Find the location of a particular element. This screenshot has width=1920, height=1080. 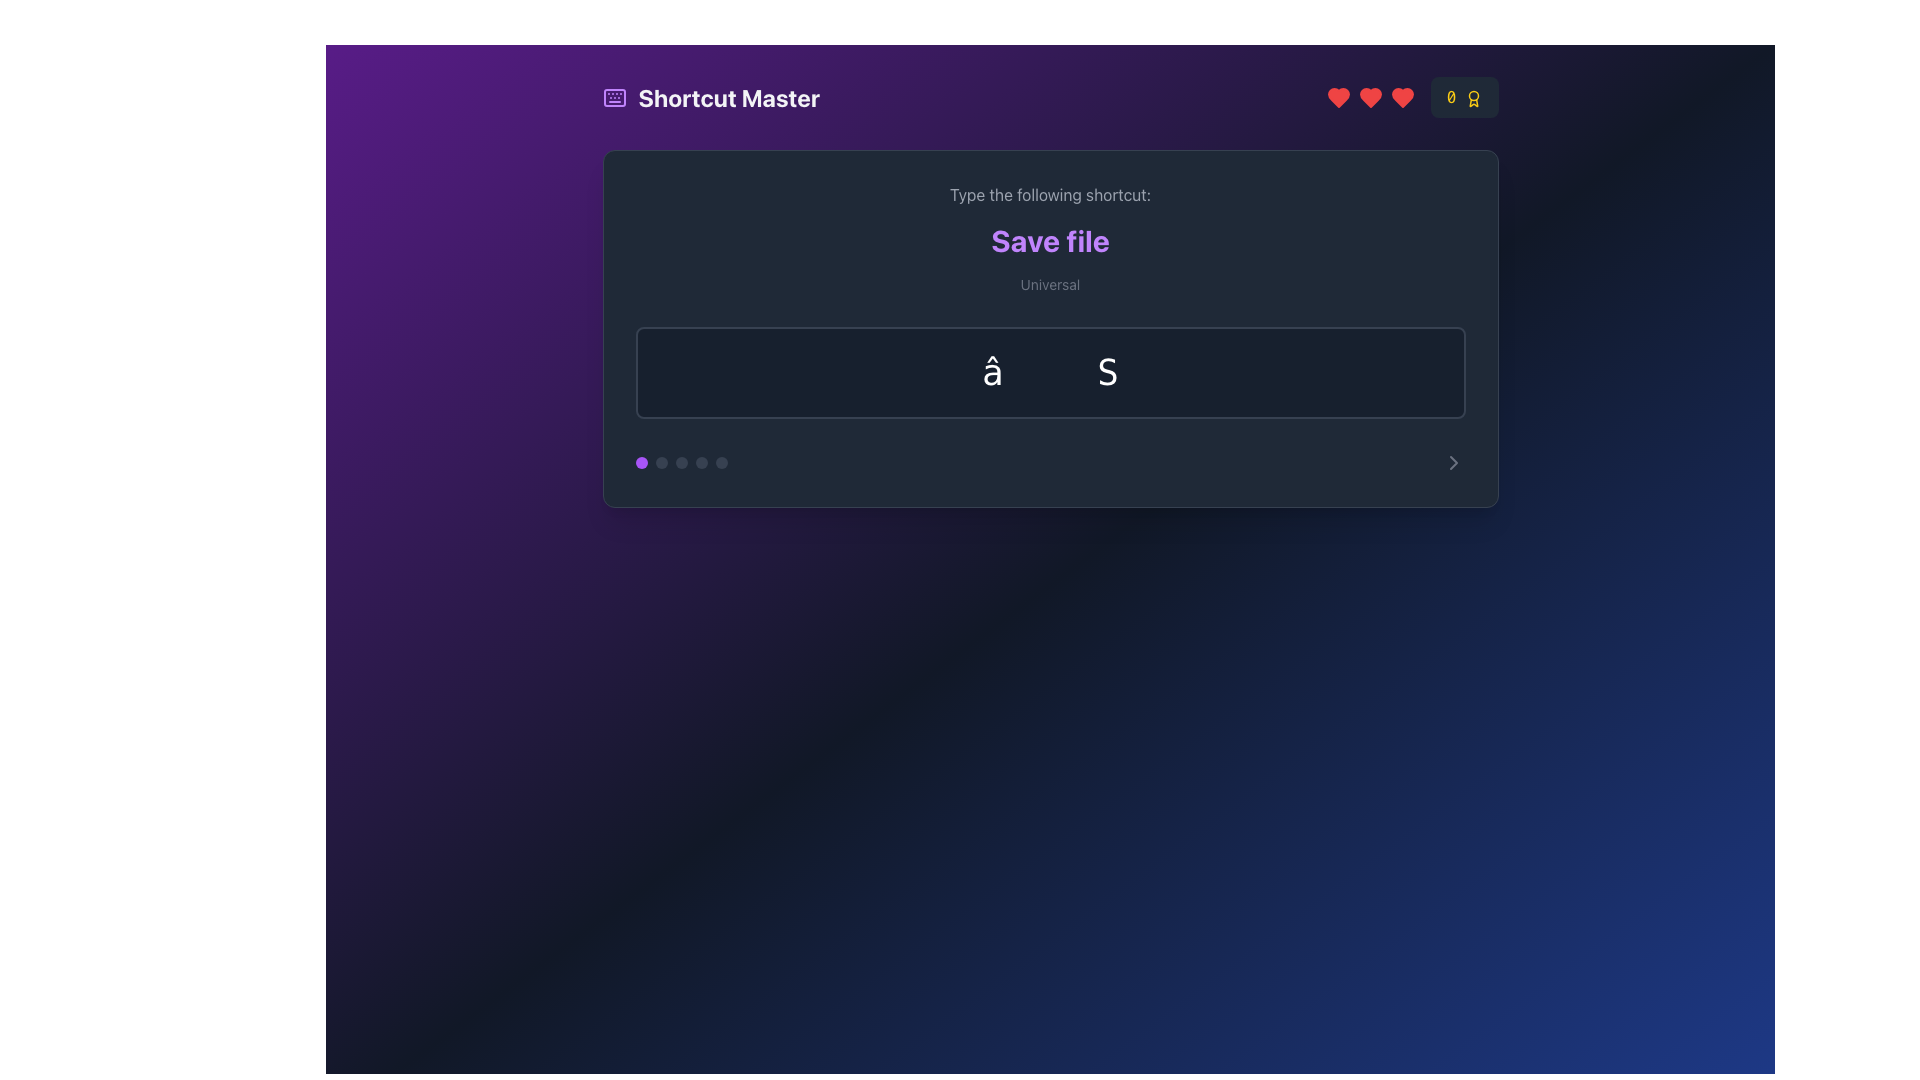

the small, grey, circular indicator positioned second among five similar indicators below the central dark rectangle is located at coordinates (661, 462).